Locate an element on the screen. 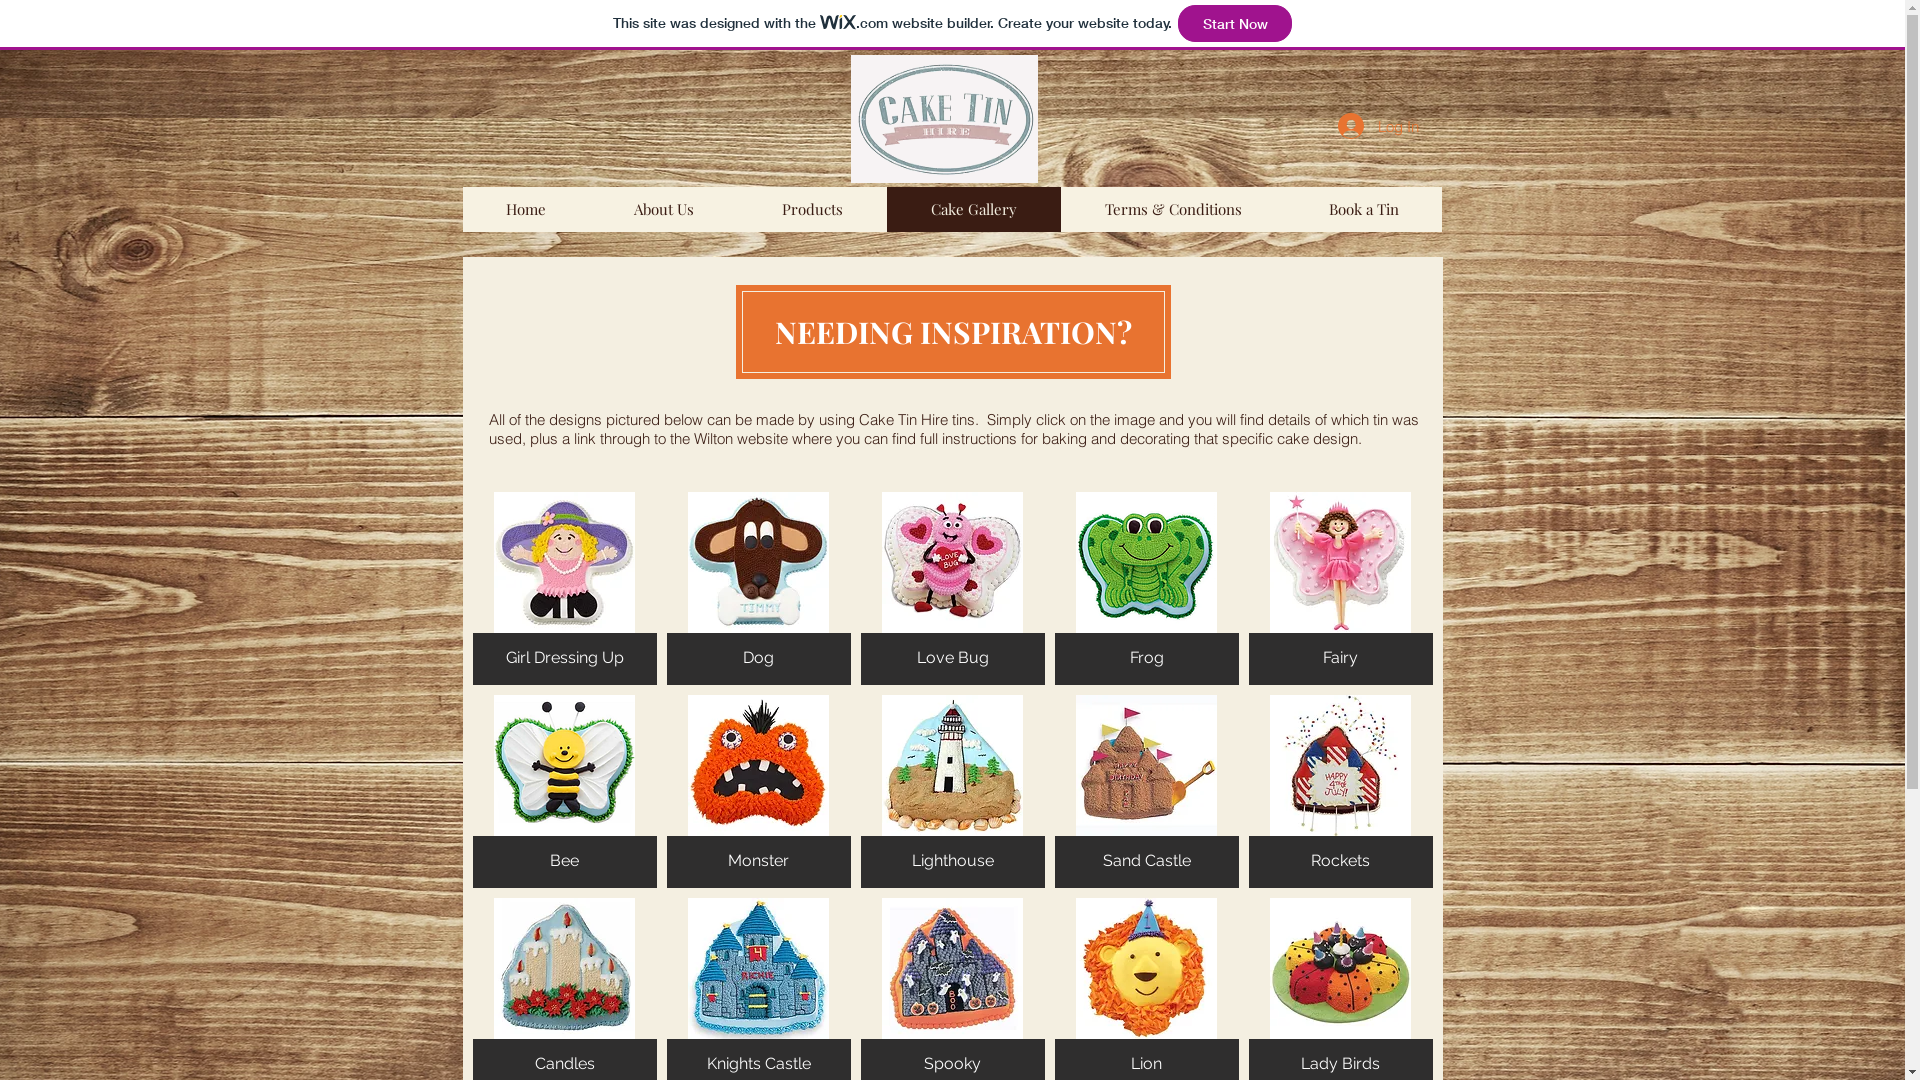 This screenshot has width=1920, height=1080. 'About Us' is located at coordinates (663, 209).